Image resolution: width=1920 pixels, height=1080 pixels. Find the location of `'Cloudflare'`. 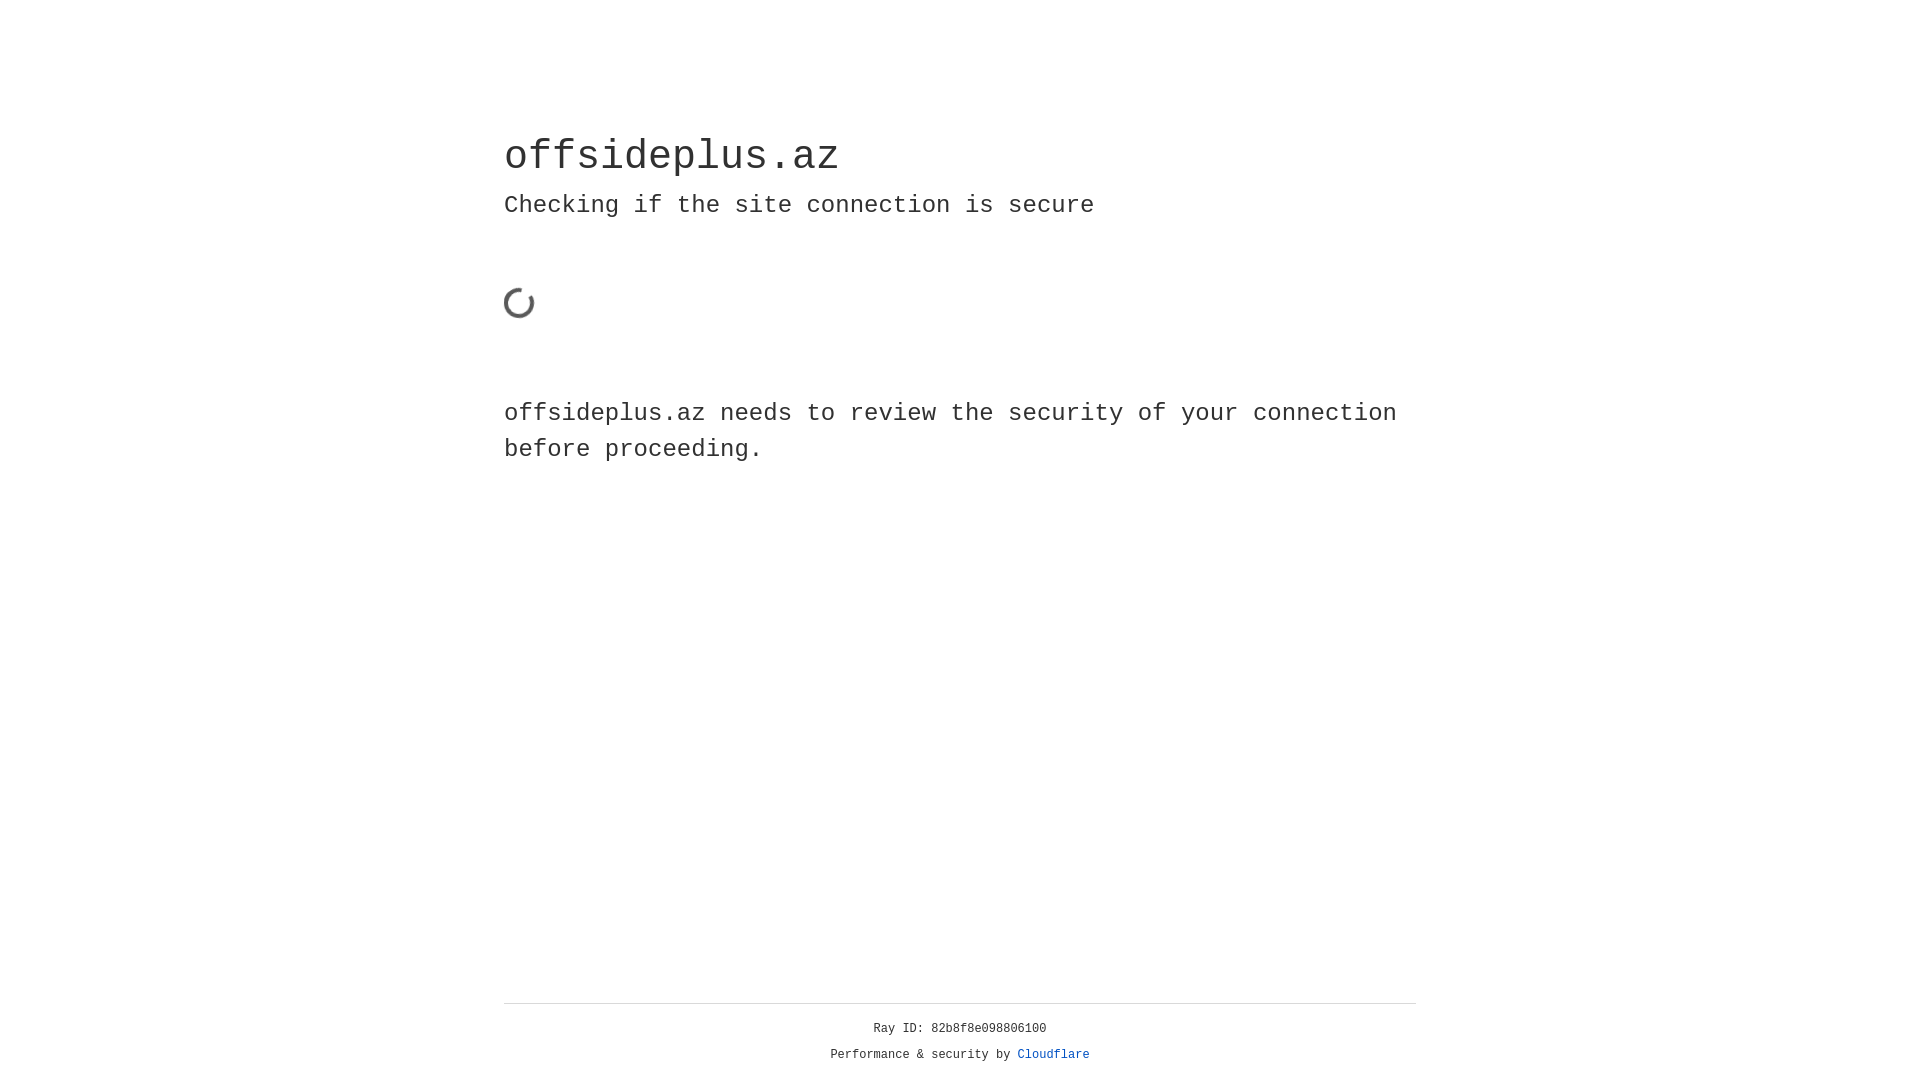

'Cloudflare' is located at coordinates (1053, 1054).